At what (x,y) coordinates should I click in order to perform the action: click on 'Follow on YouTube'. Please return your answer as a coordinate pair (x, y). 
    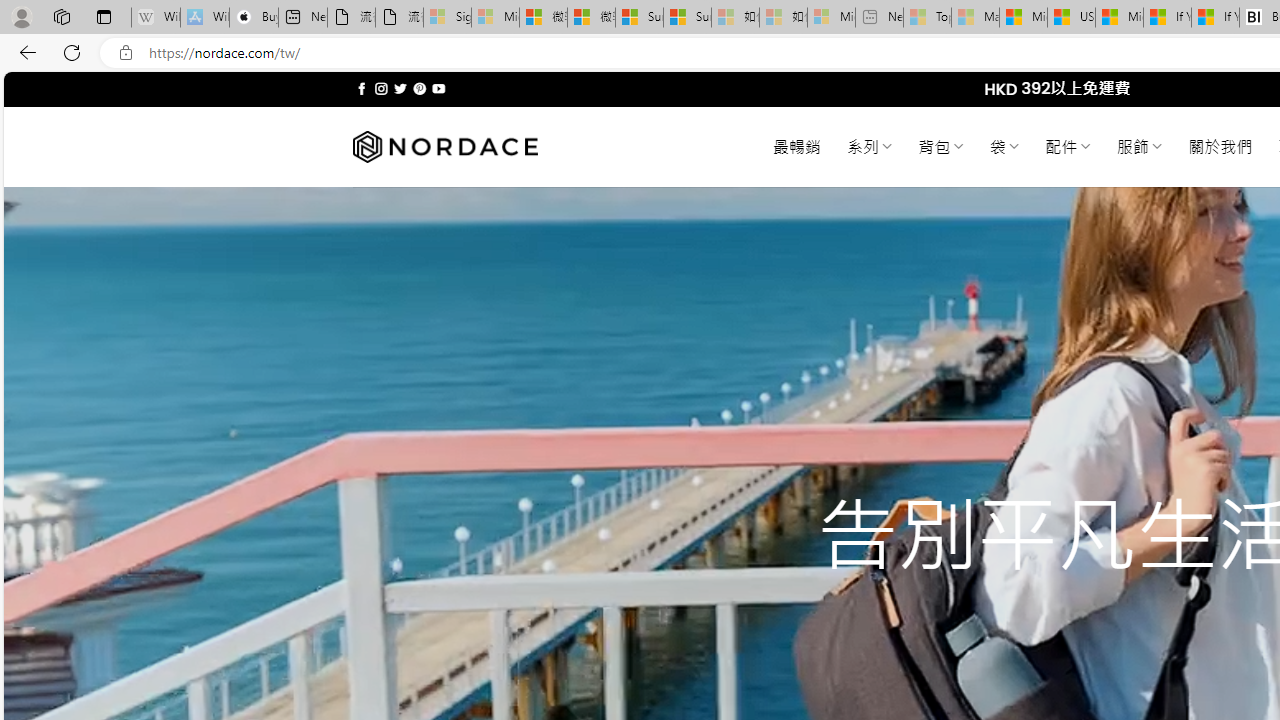
    Looking at the image, I should click on (438, 88).